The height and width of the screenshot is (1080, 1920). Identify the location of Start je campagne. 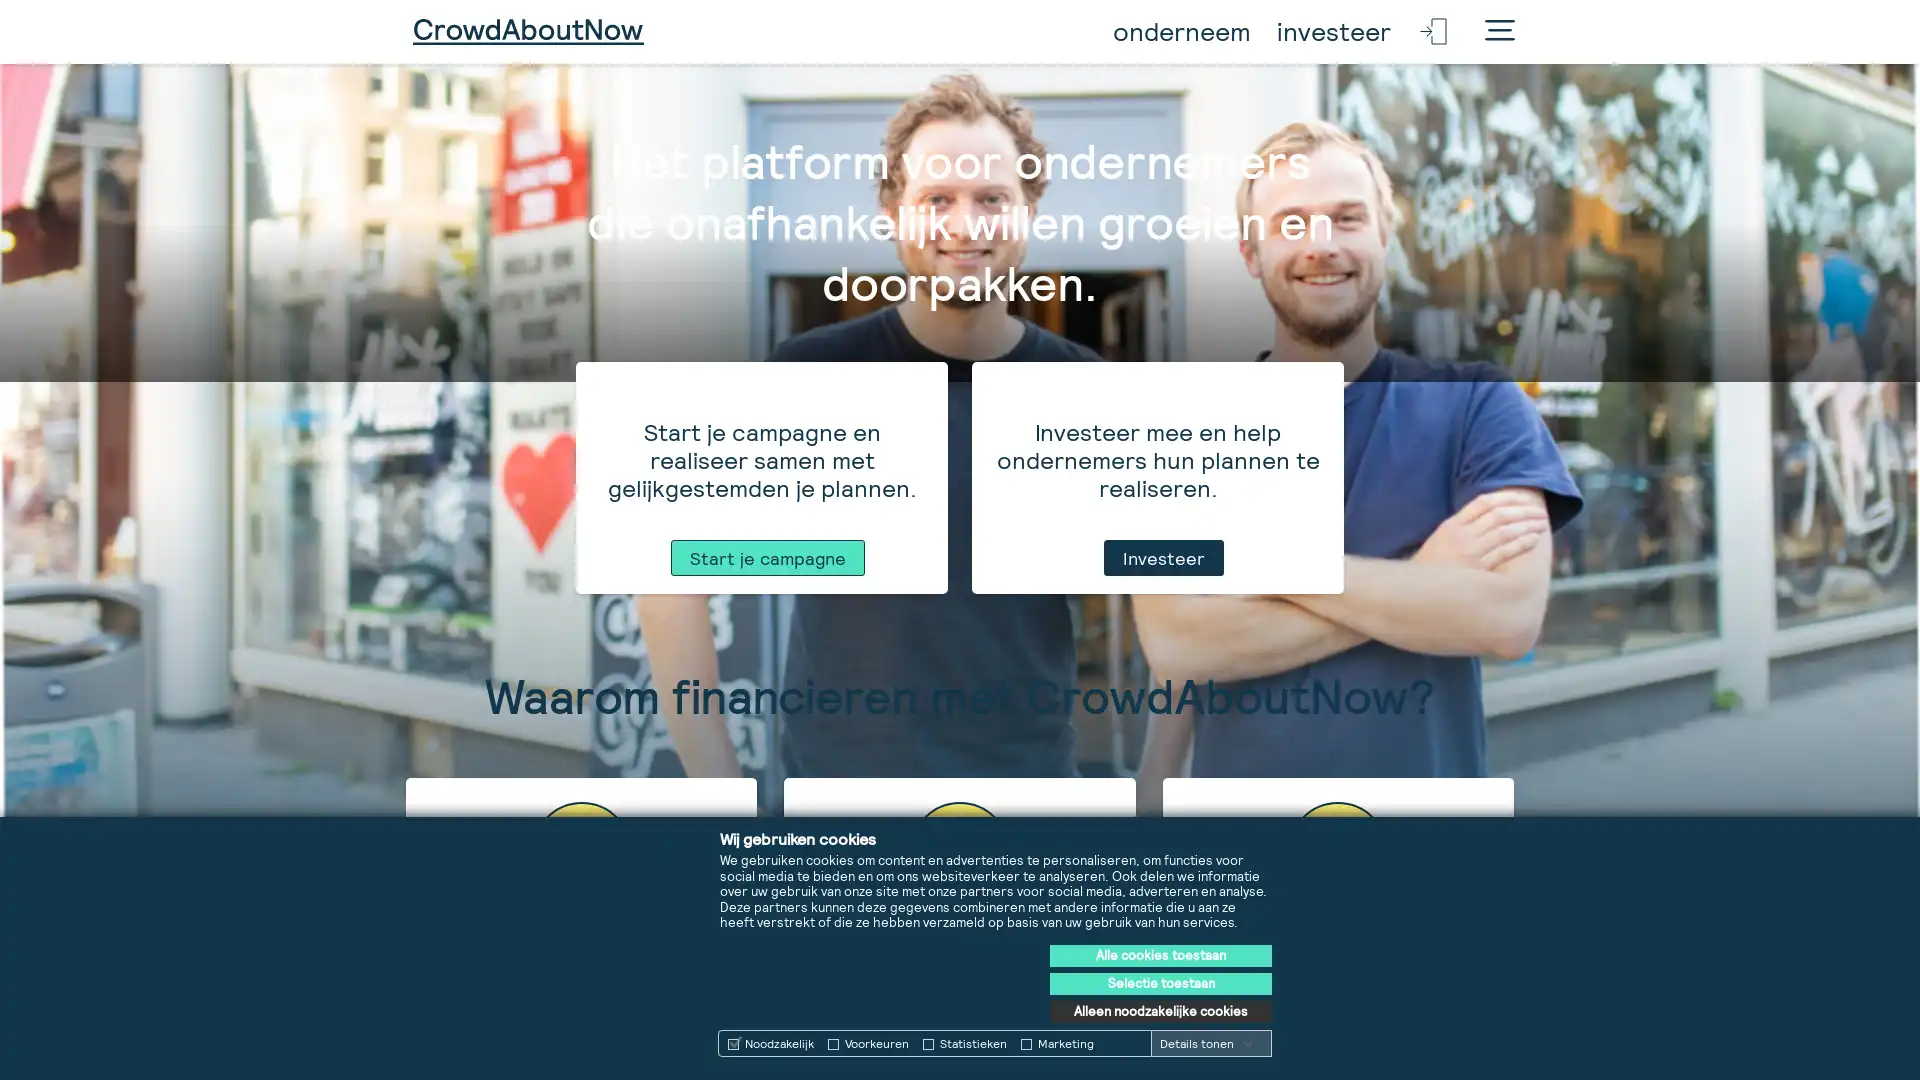
(767, 1048).